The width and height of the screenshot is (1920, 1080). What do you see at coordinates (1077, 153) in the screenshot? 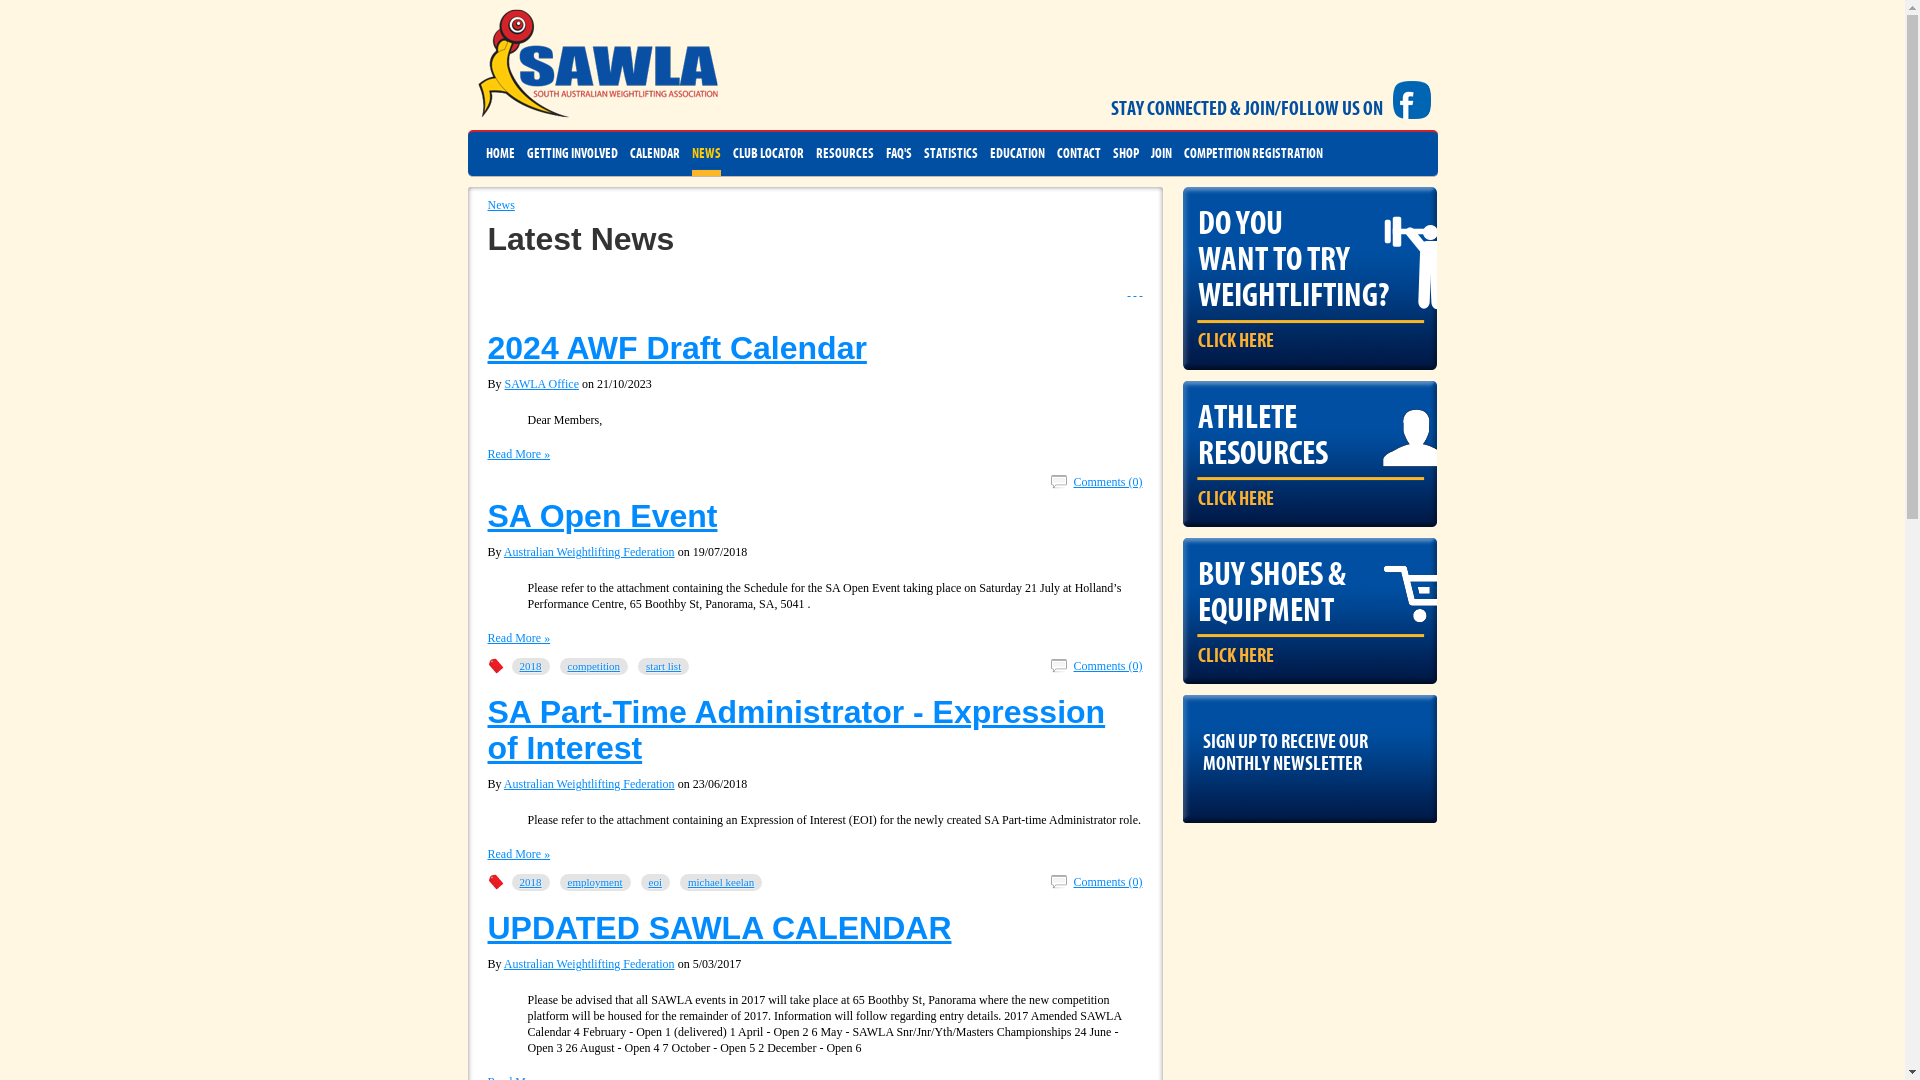
I see `'CONTACT'` at bounding box center [1077, 153].